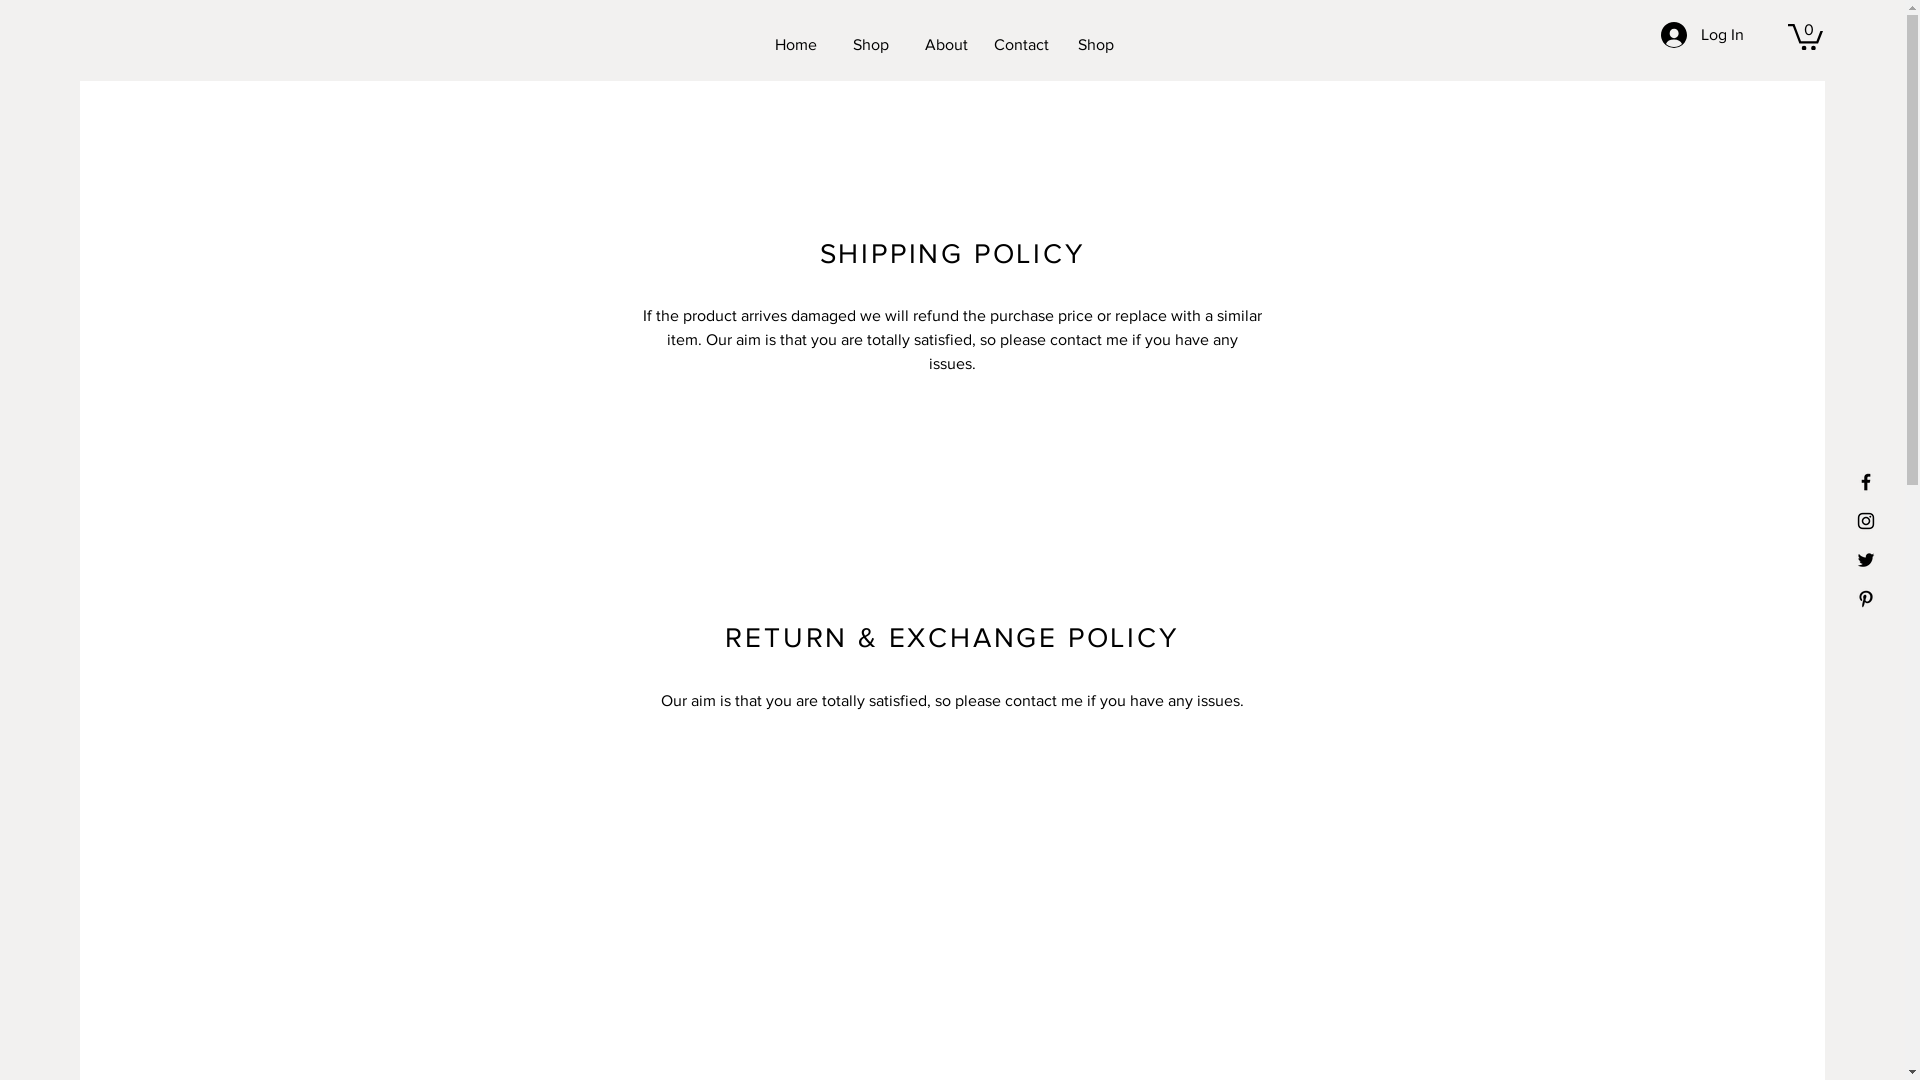  I want to click on 'Log In', so click(1701, 34).